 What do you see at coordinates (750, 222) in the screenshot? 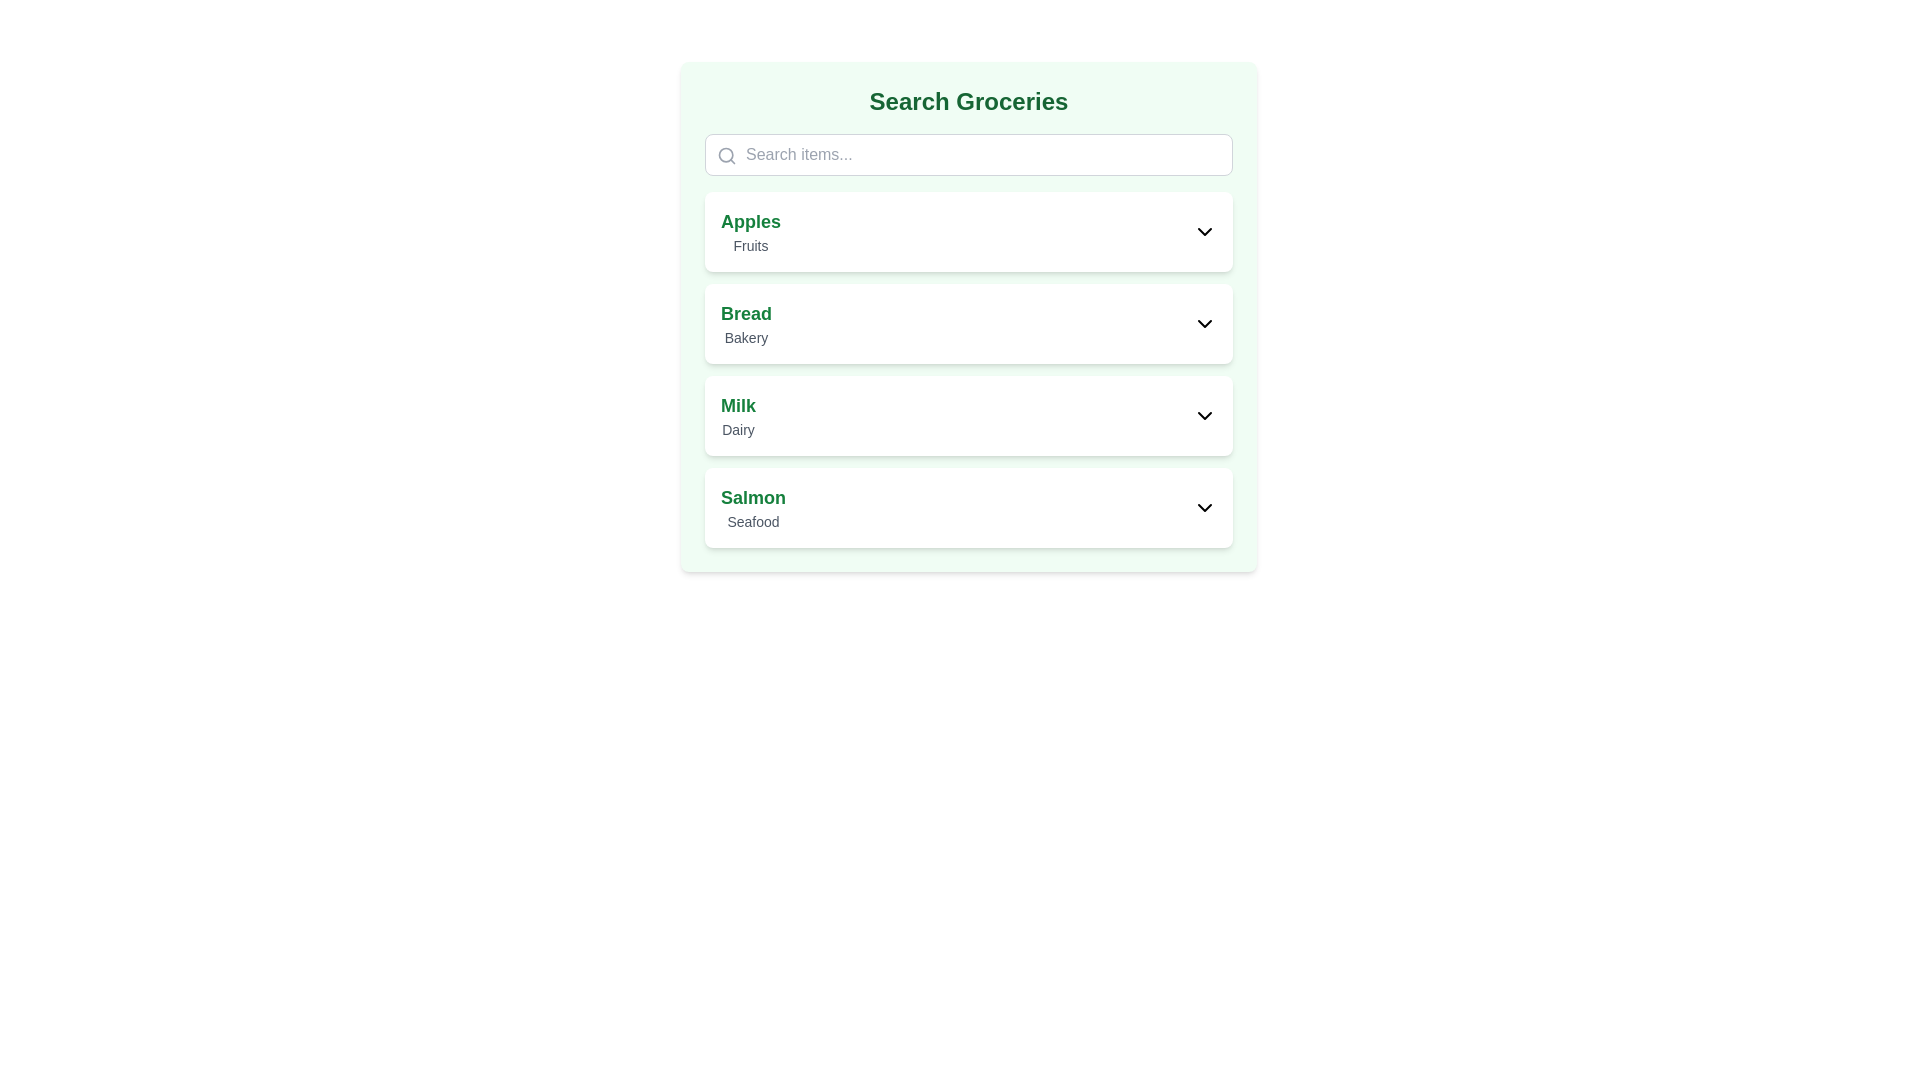
I see `the primary text label that serves as the title for the card located in the top-left quadrant, positioned above the 'Fruits' label` at bounding box center [750, 222].